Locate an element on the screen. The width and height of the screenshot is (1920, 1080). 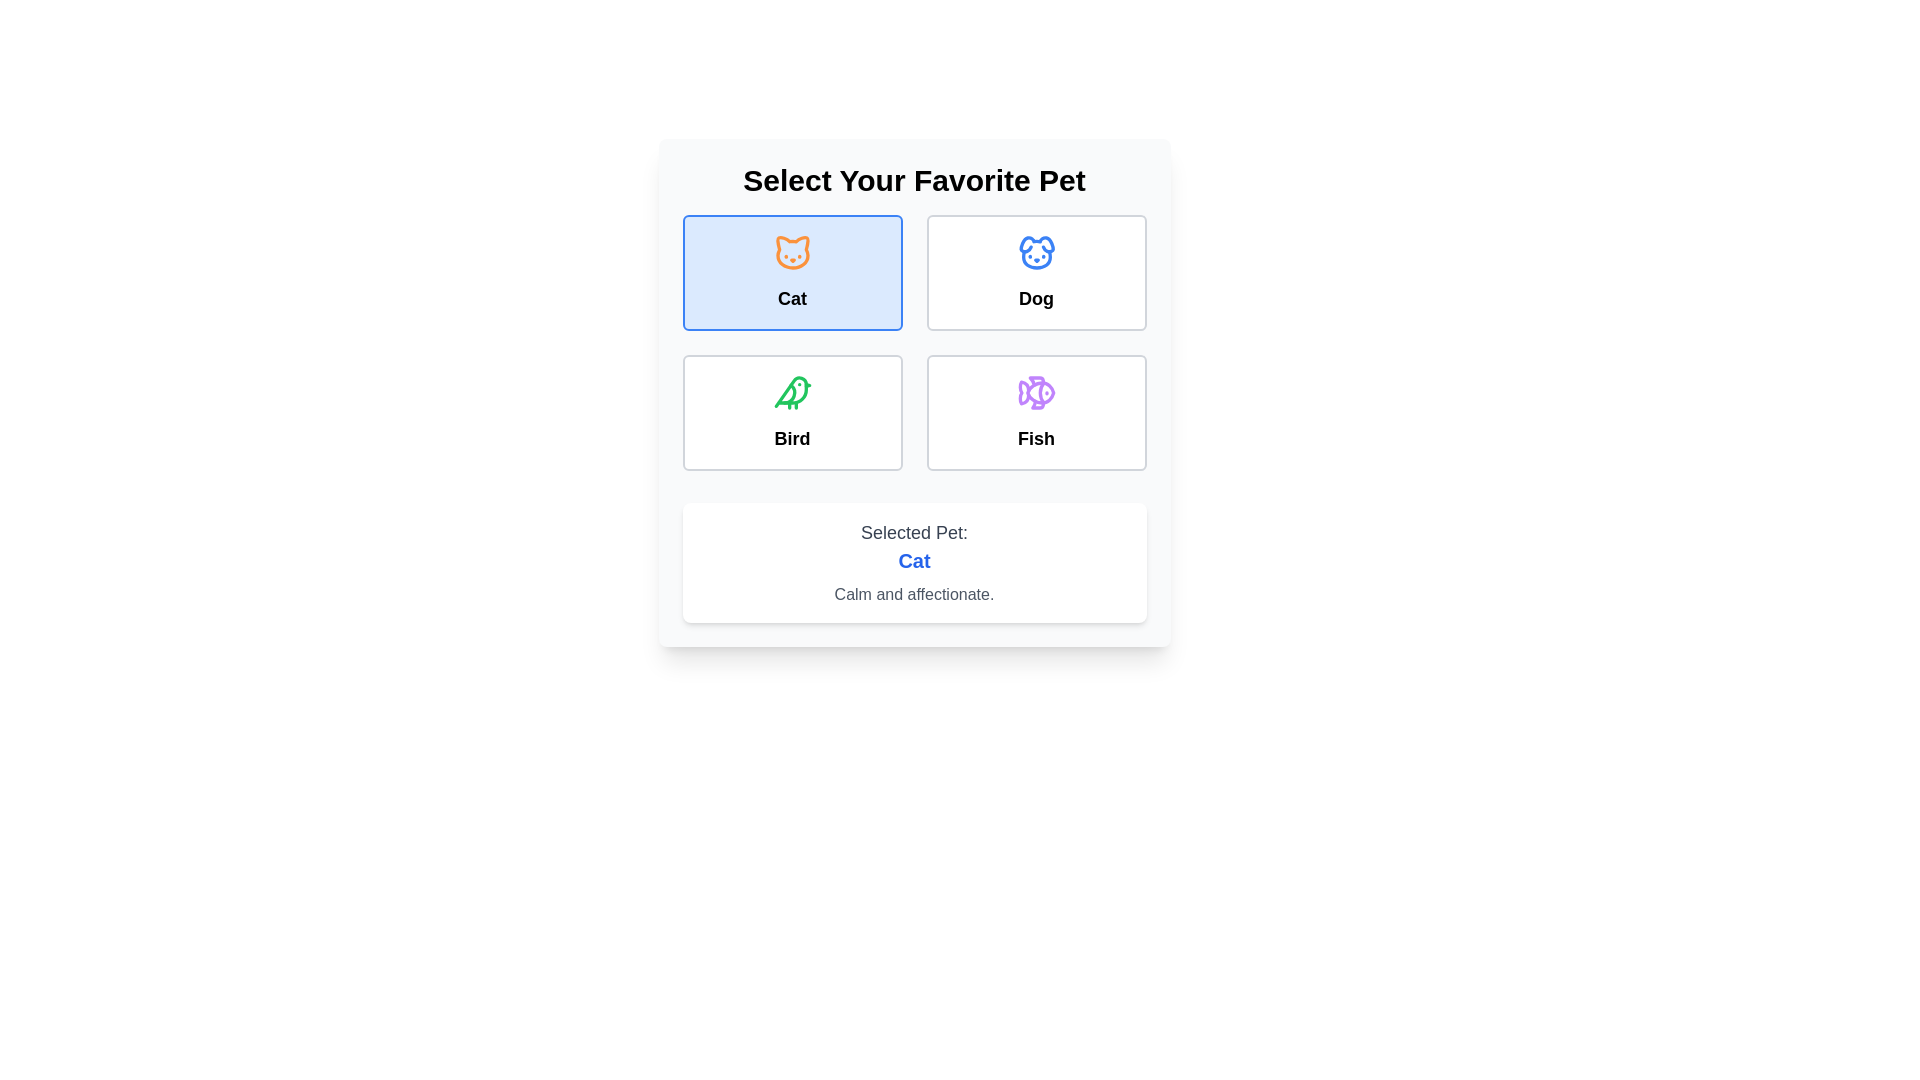
the button representing the 'Dog' category is located at coordinates (1036, 273).